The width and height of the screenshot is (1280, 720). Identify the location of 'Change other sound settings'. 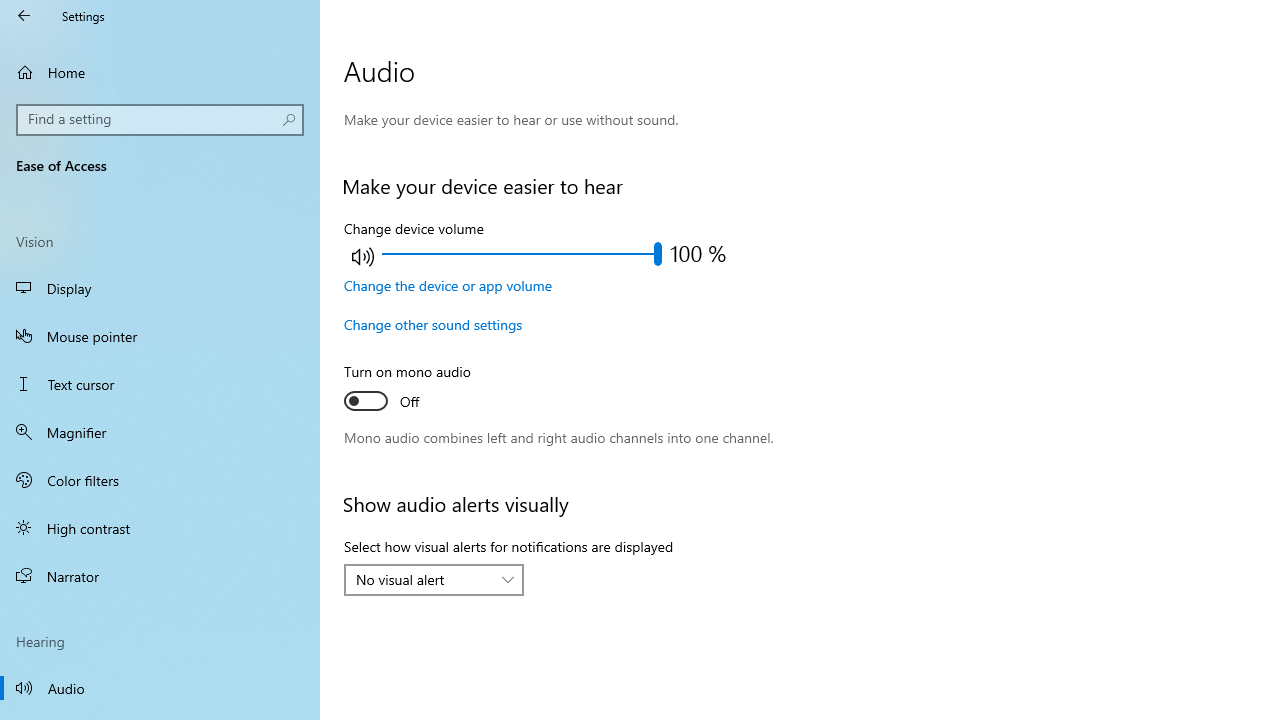
(432, 323).